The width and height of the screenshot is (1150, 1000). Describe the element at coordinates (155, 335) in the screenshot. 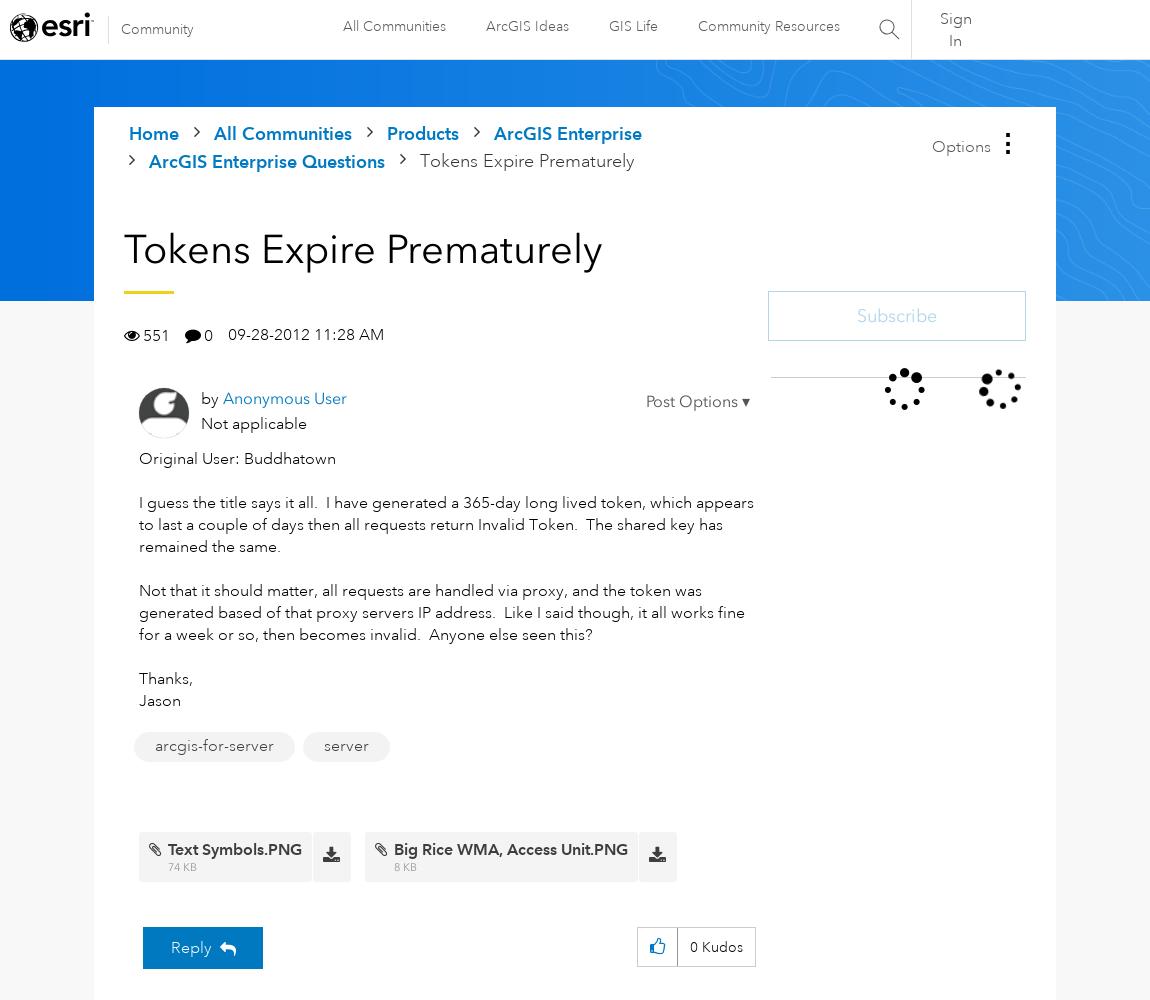

I see `'551'` at that location.